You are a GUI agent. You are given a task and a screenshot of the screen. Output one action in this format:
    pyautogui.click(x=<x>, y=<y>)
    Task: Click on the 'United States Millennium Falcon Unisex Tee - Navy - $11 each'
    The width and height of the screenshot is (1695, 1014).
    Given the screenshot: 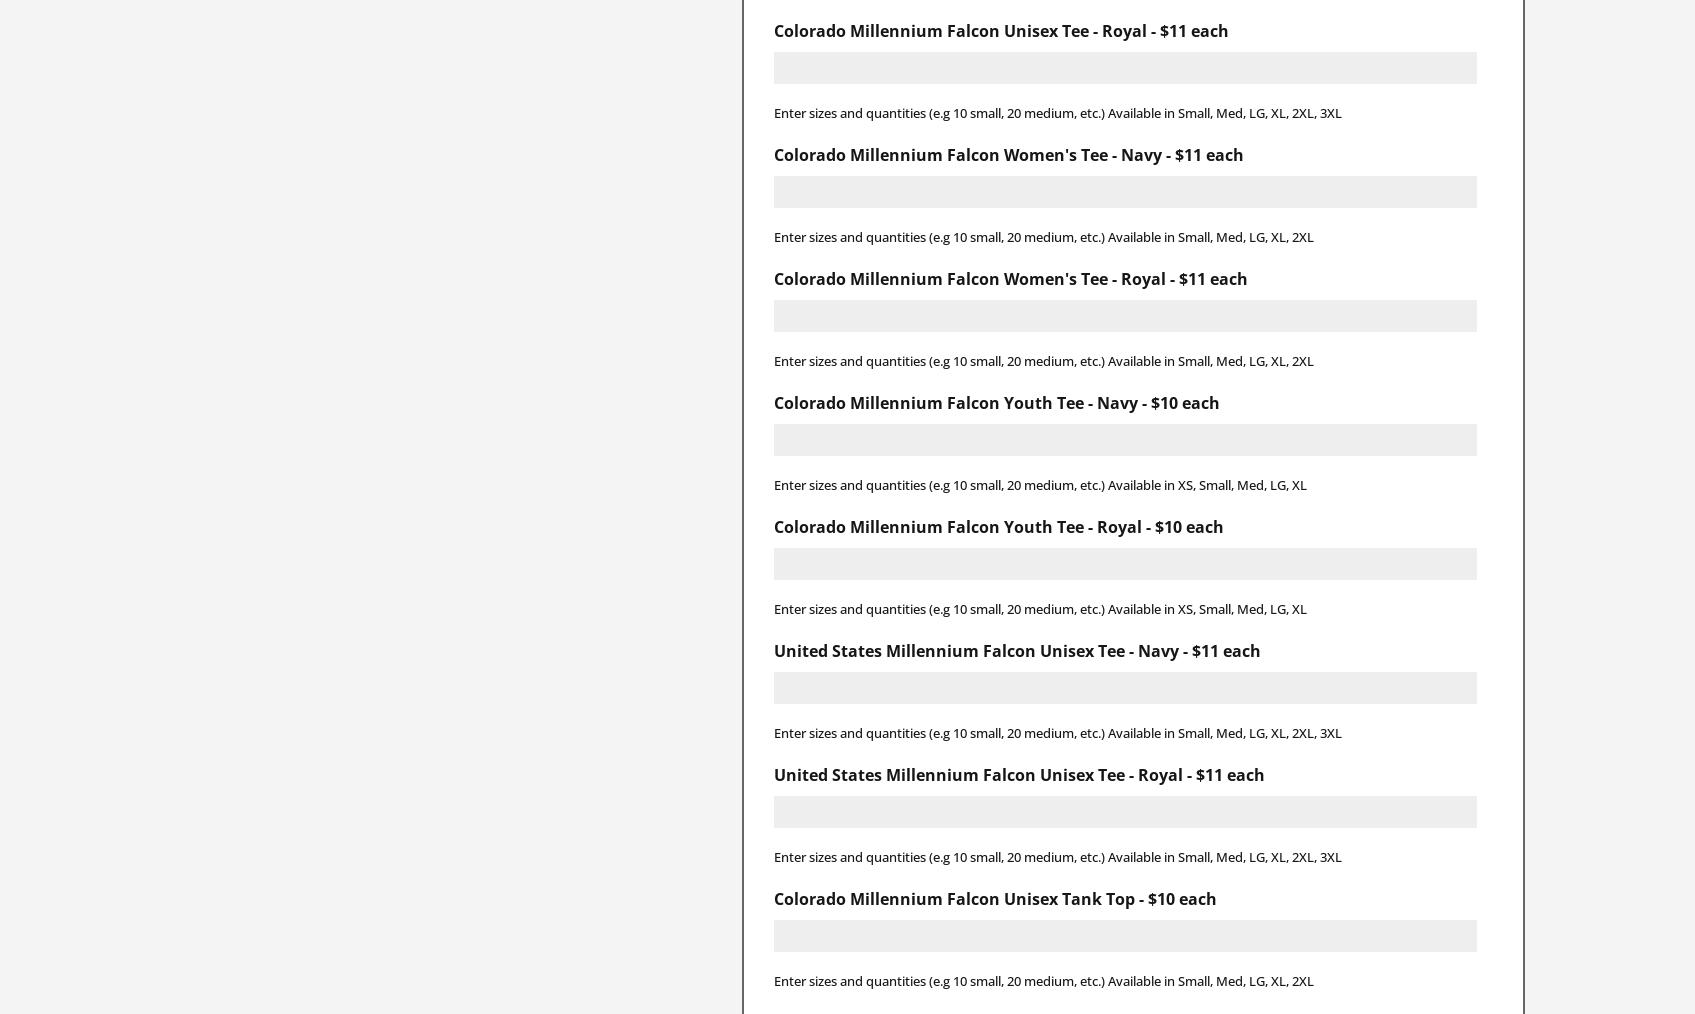 What is the action you would take?
    pyautogui.click(x=1015, y=649)
    